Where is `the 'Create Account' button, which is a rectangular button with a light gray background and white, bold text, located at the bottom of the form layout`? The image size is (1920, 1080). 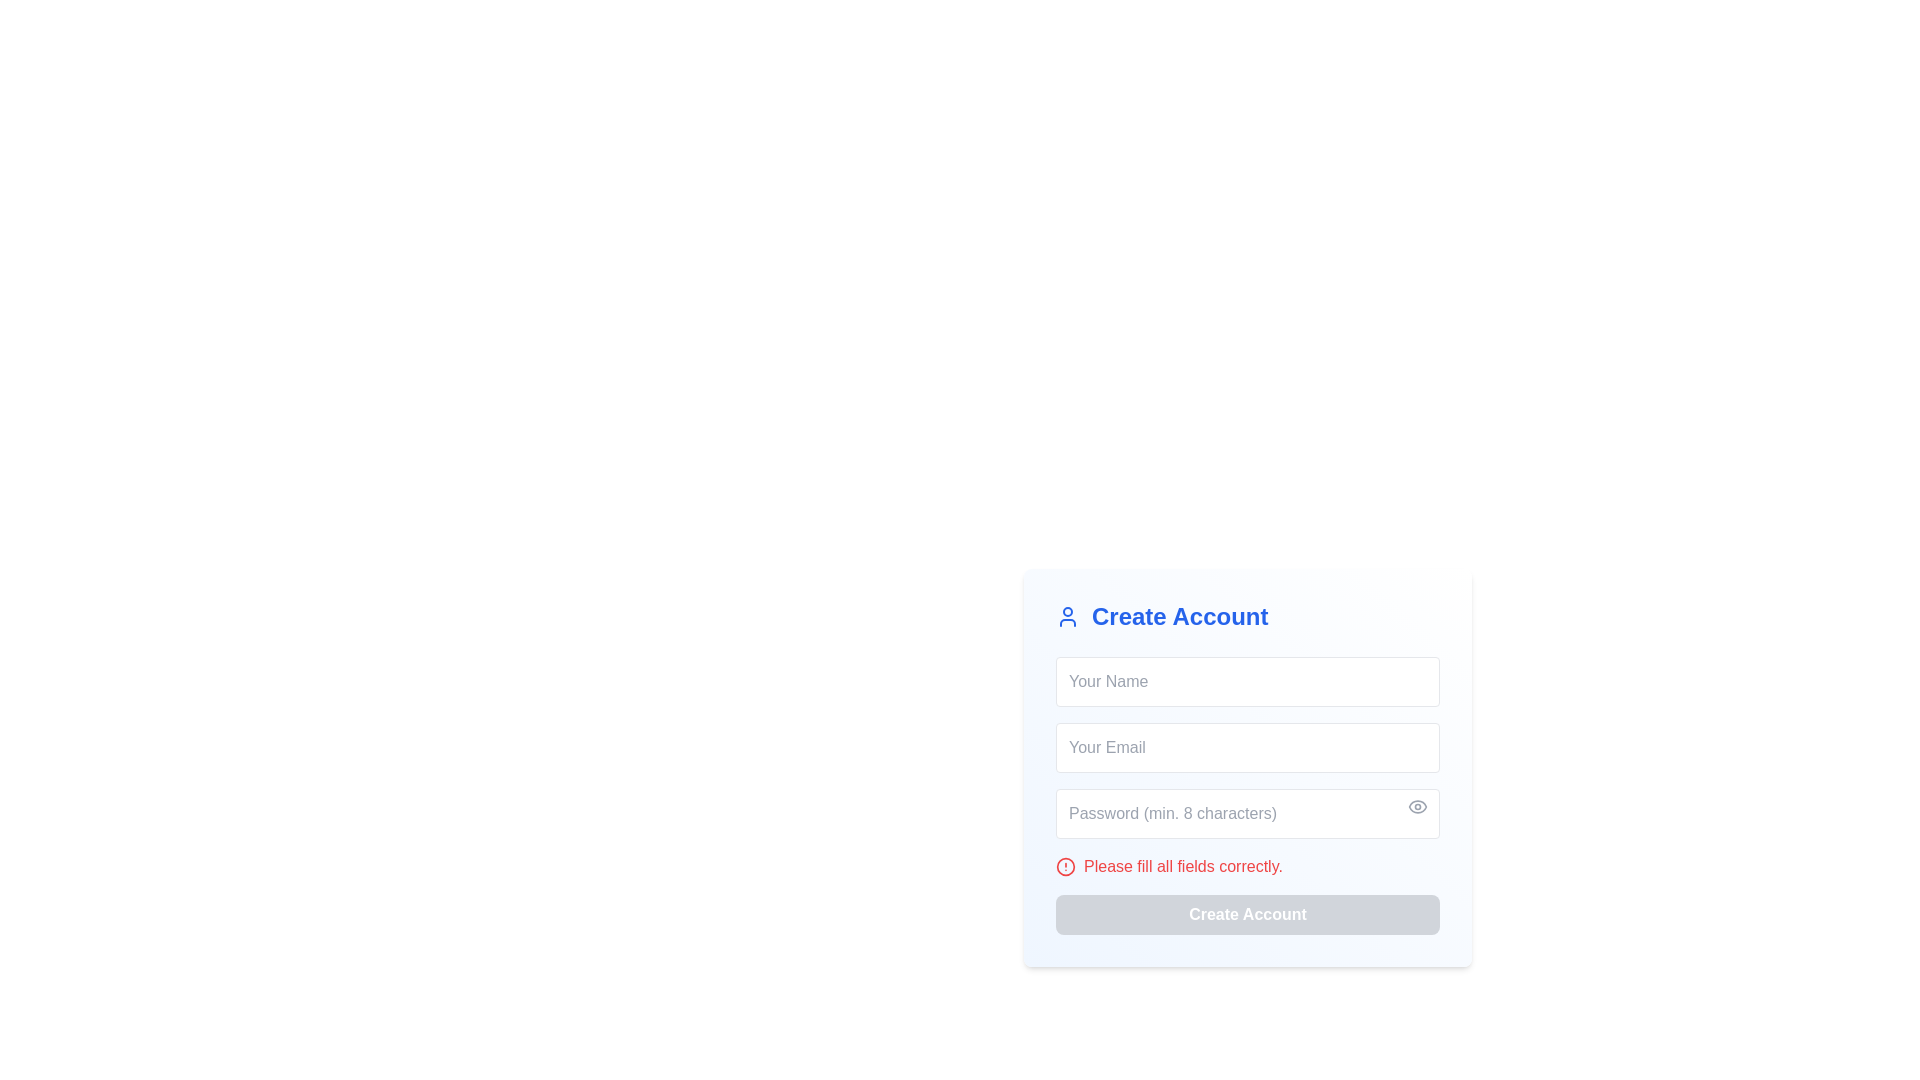 the 'Create Account' button, which is a rectangular button with a light gray background and white, bold text, located at the bottom of the form layout is located at coordinates (1247, 914).